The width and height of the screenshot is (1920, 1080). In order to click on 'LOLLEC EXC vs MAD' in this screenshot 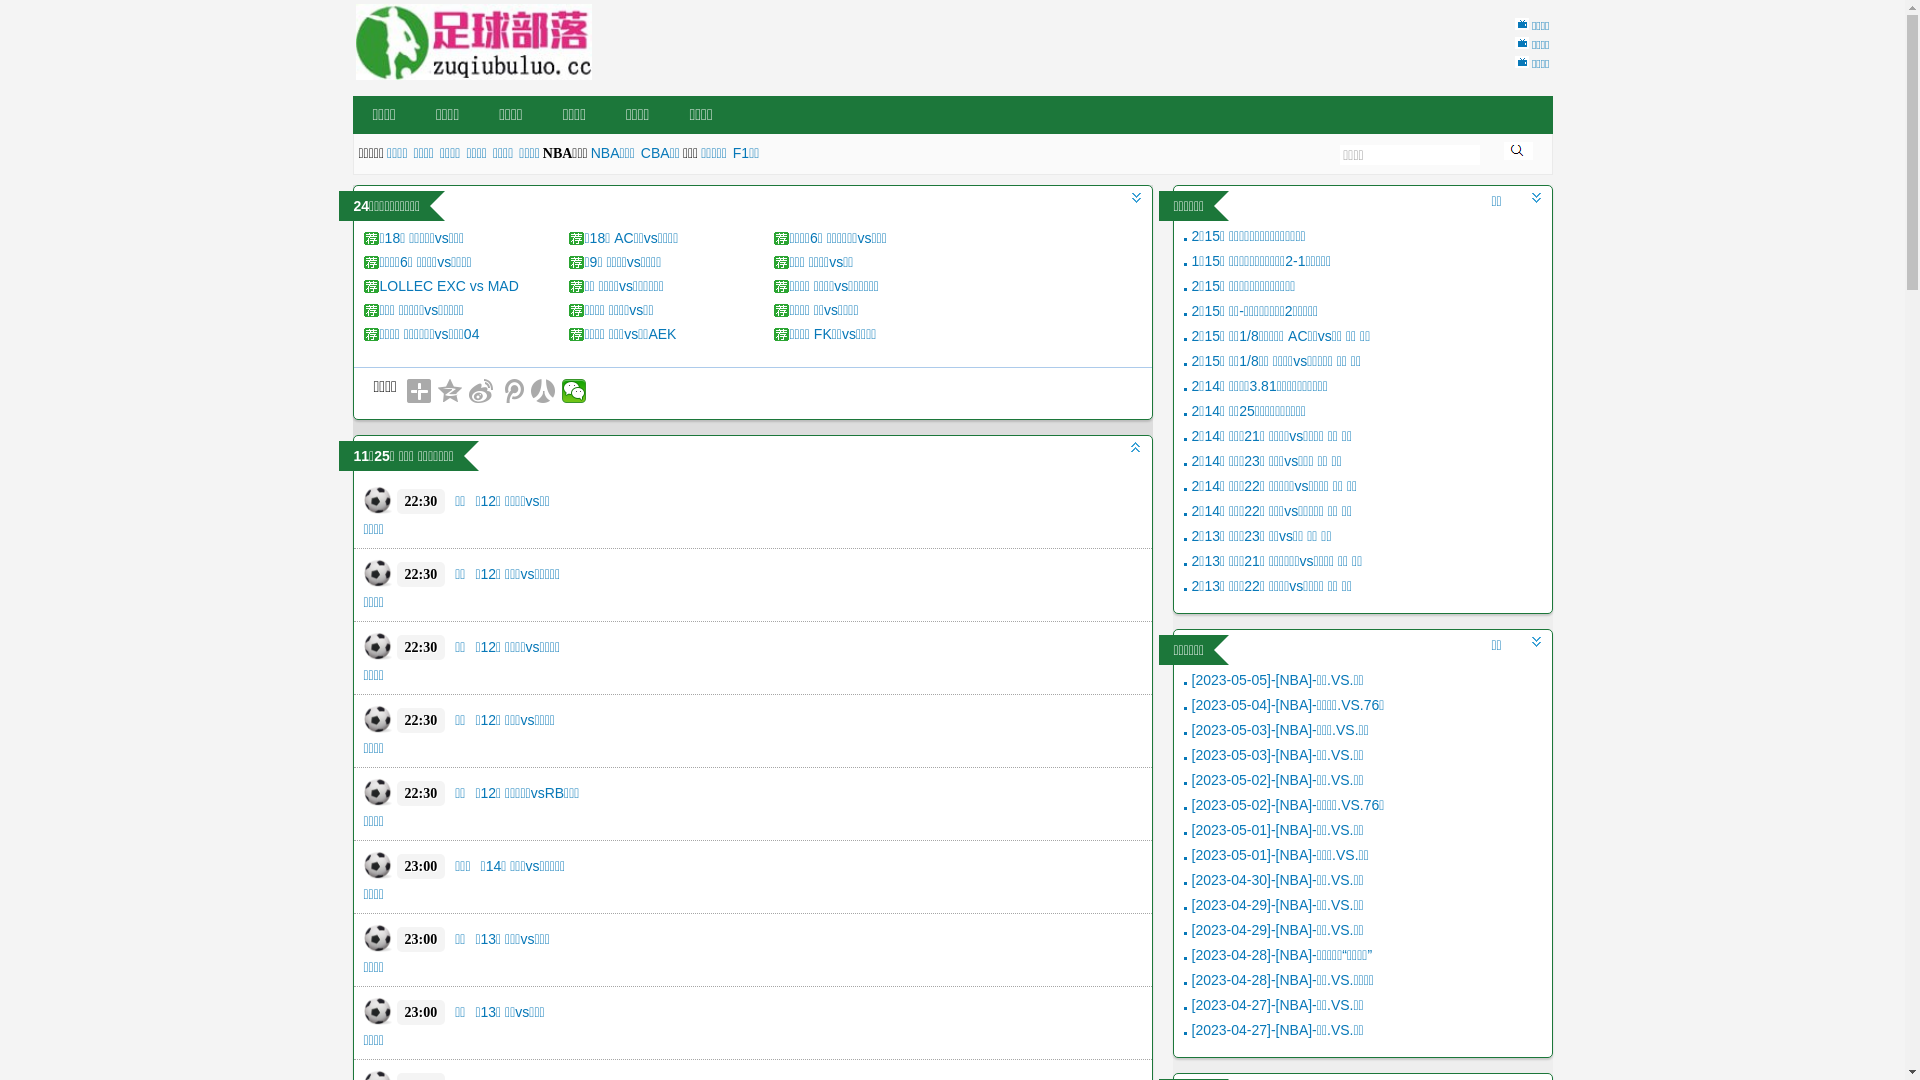, I will do `click(448, 285)`.